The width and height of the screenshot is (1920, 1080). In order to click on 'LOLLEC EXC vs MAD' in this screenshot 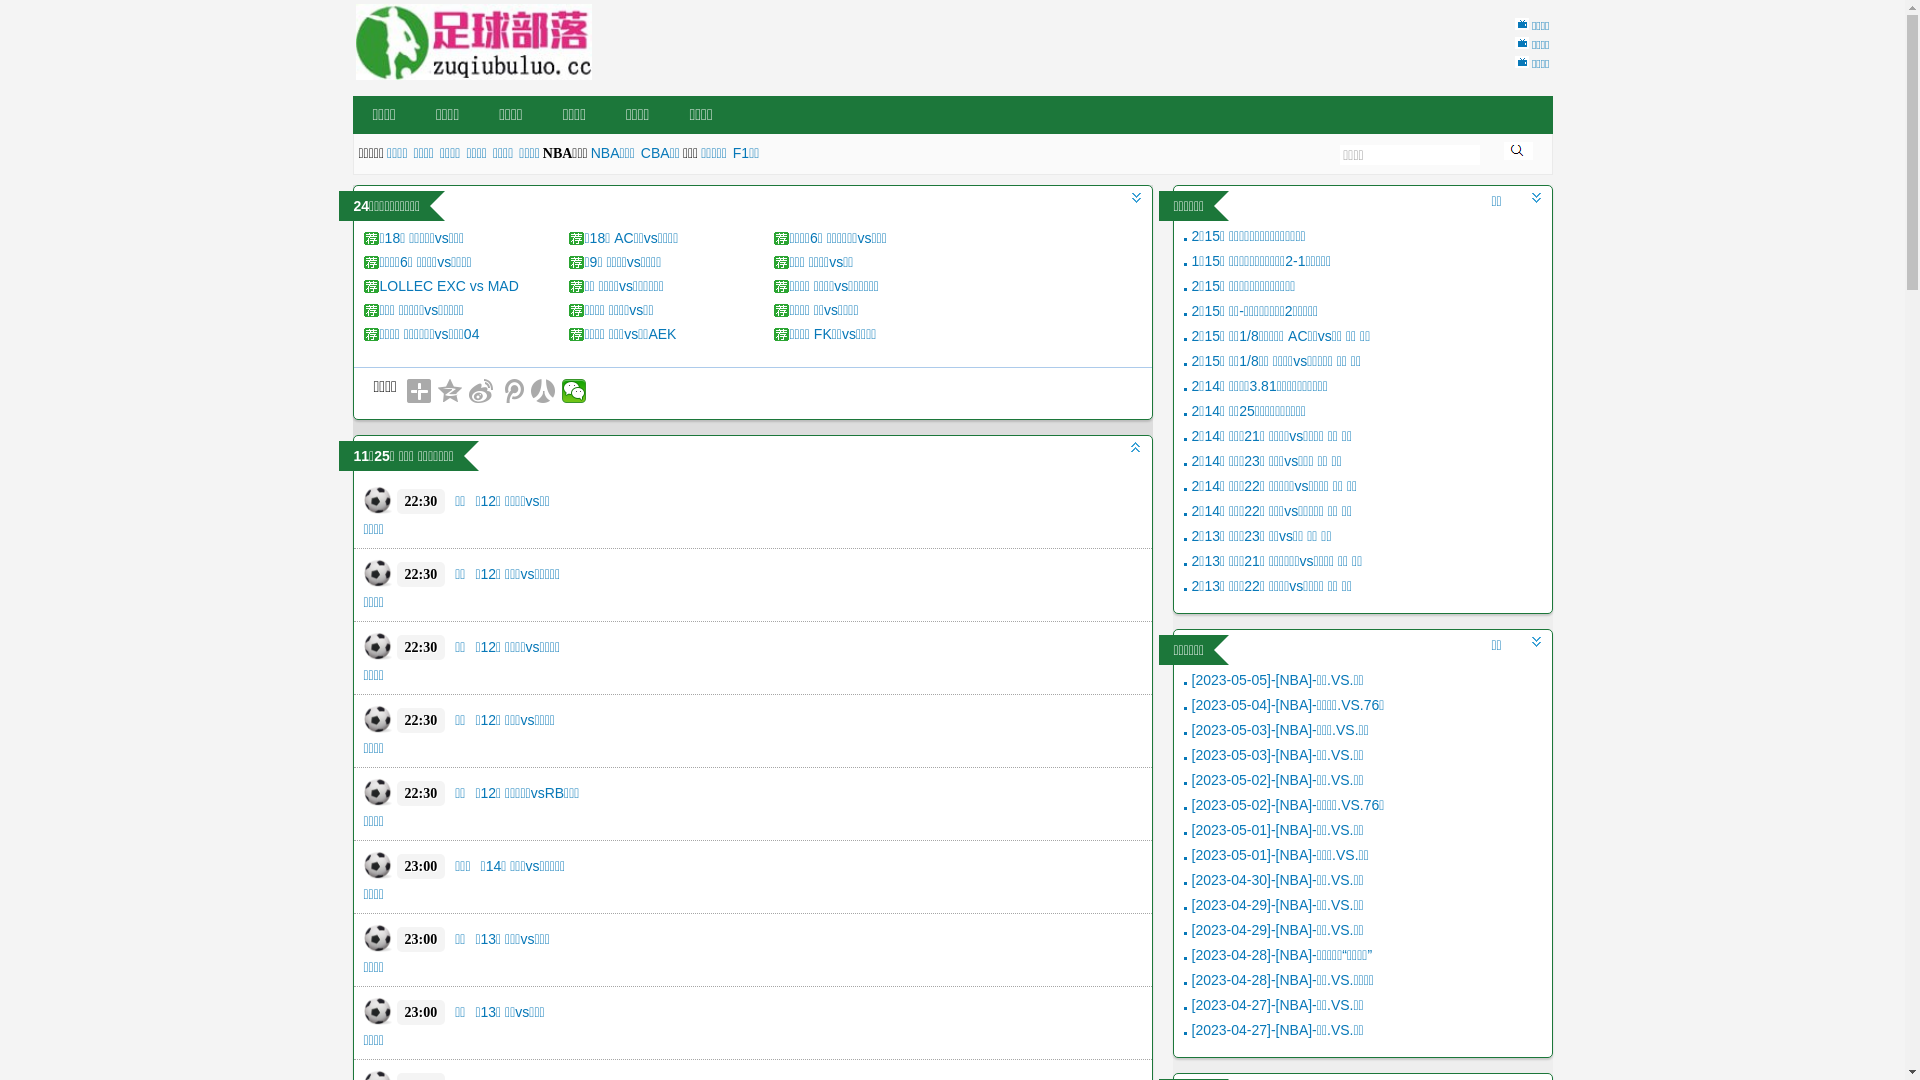, I will do `click(448, 285)`.